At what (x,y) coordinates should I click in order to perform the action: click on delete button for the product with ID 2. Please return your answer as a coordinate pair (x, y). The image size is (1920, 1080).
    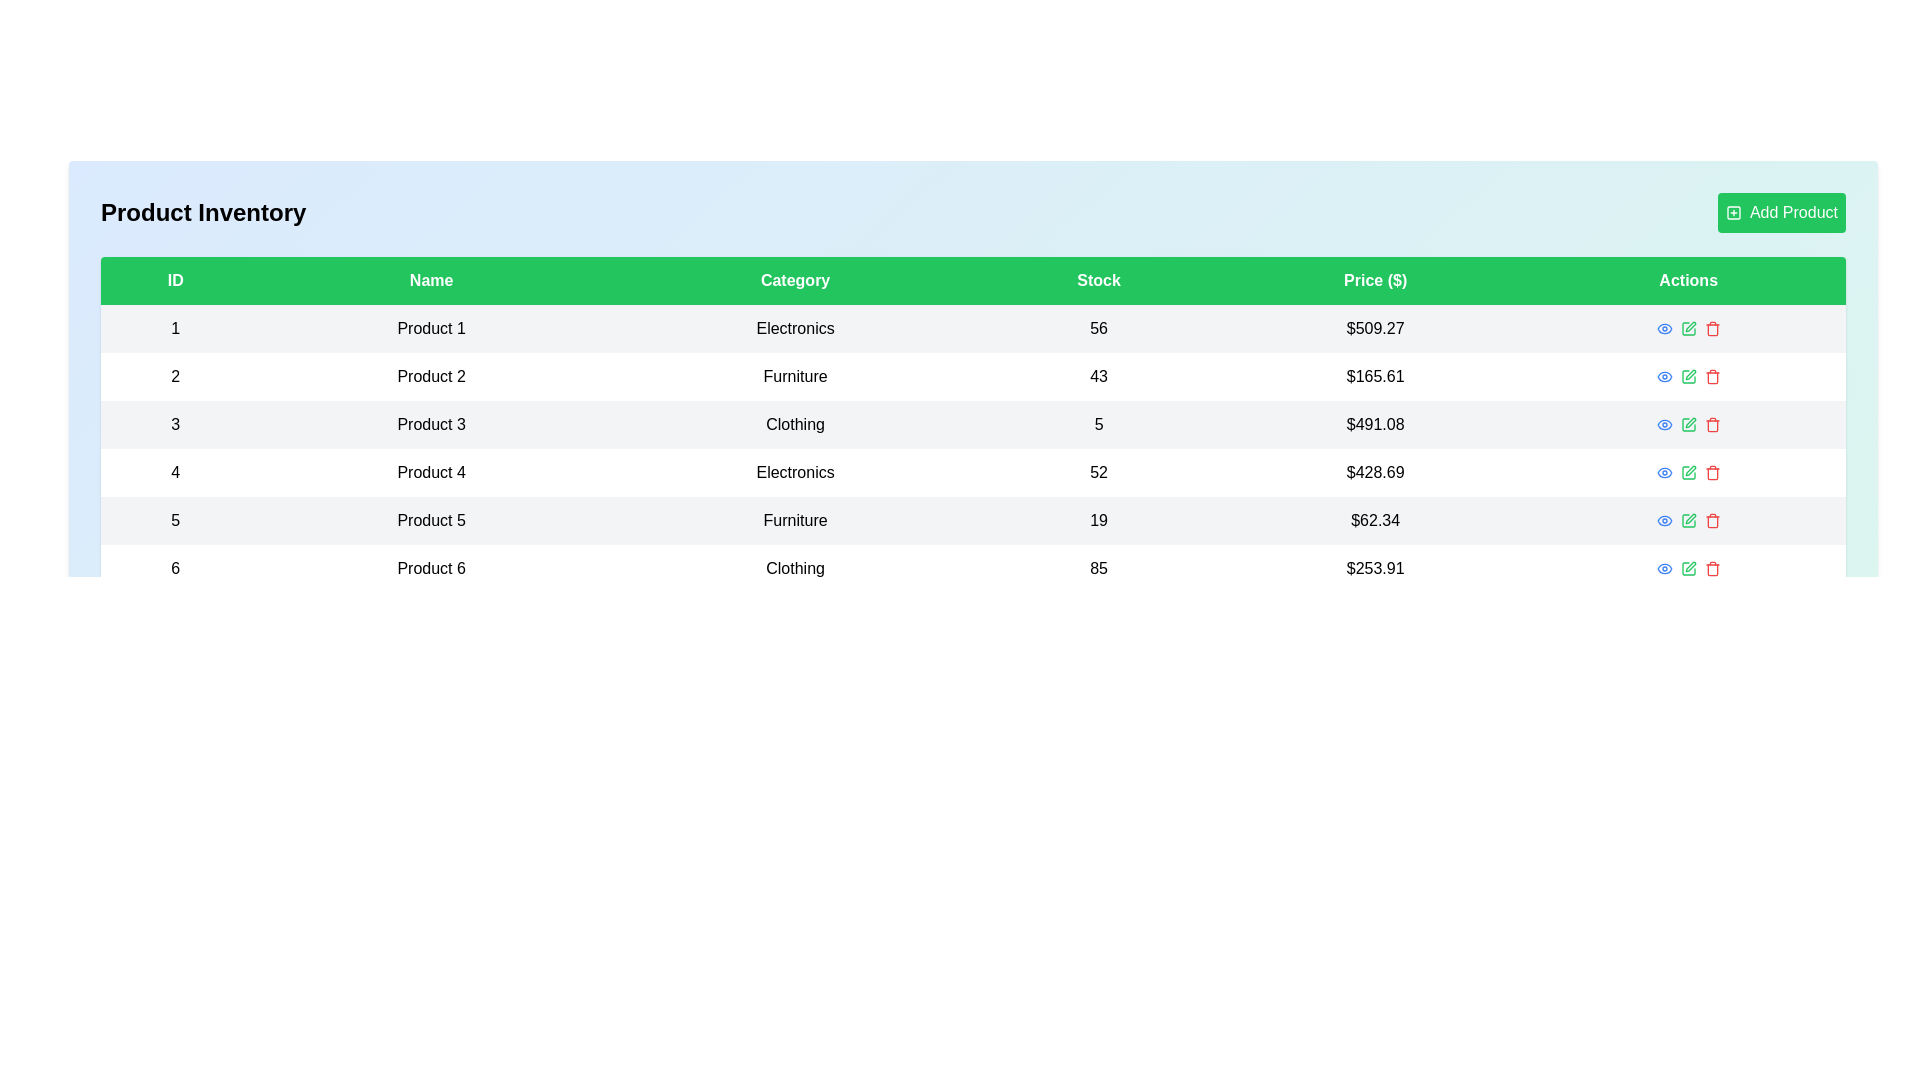
    Looking at the image, I should click on (1711, 377).